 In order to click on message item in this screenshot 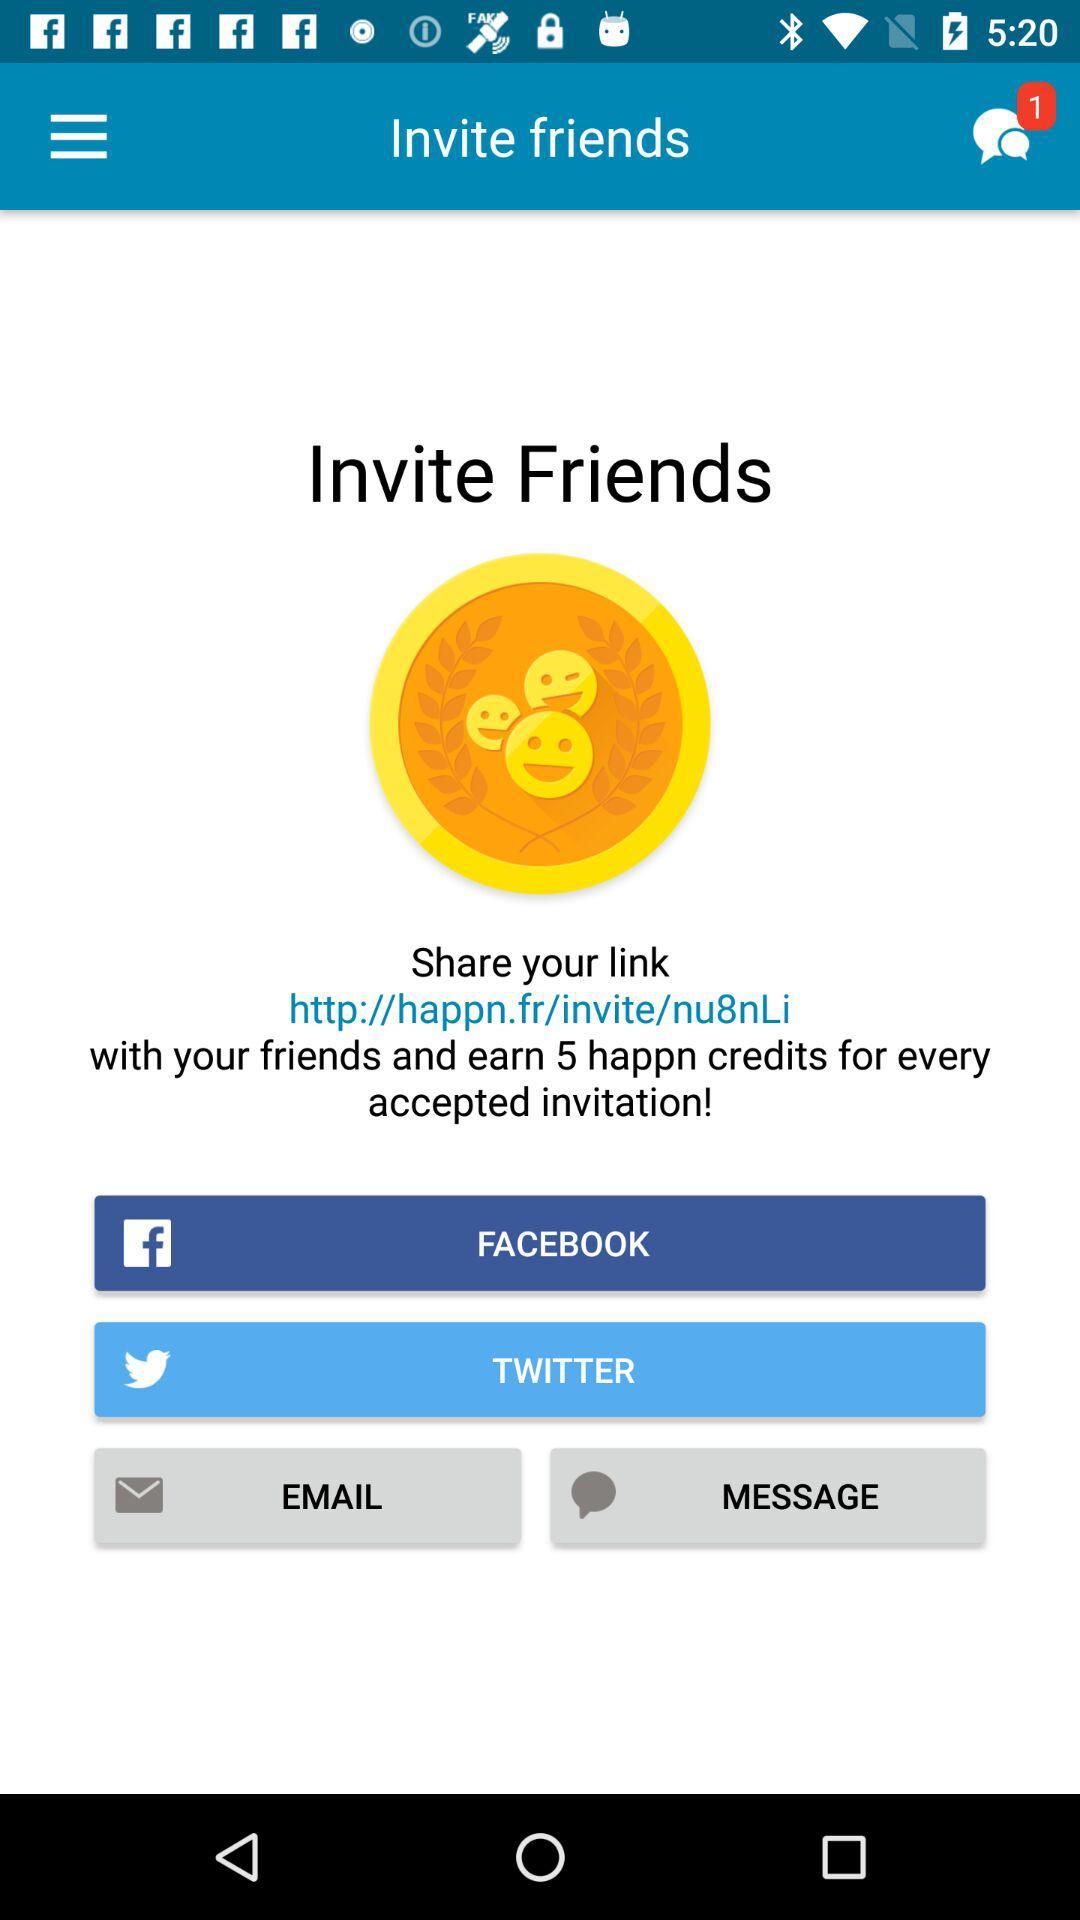, I will do `click(766, 1495)`.